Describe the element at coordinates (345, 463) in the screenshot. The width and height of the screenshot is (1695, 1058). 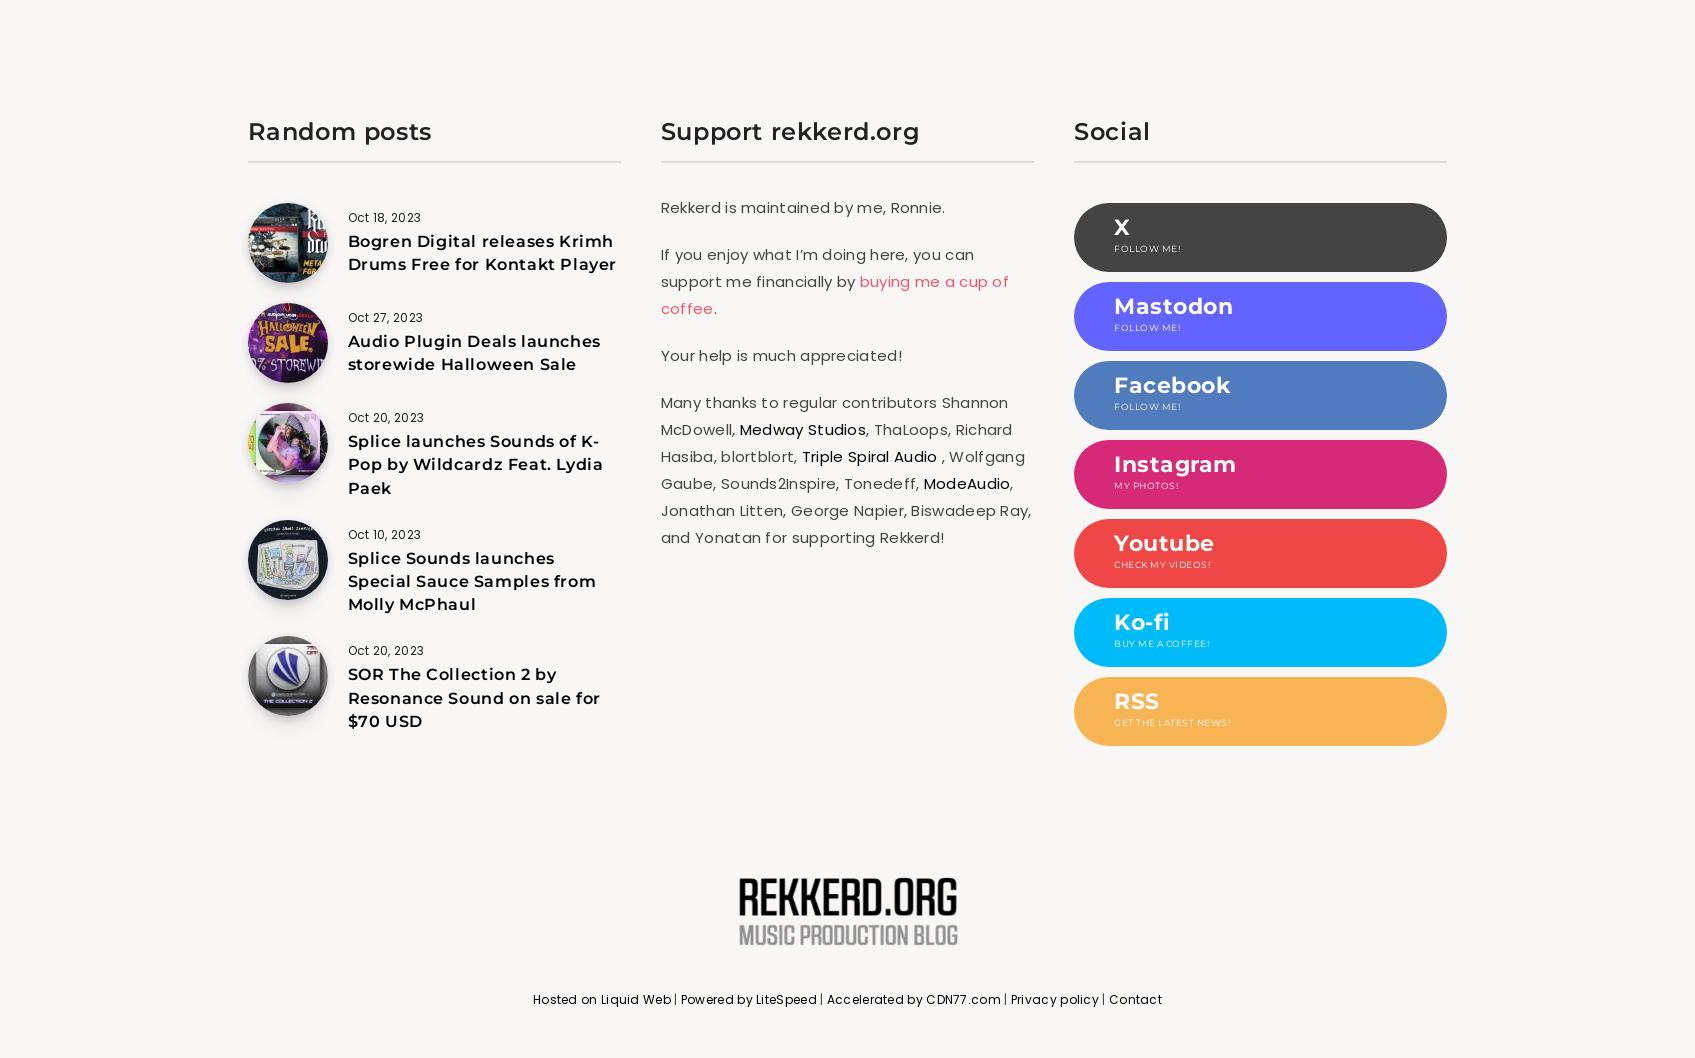
I see `'Splice launches Sounds of K-Pop by Wildcardz Feat. Lydia Paek'` at that location.